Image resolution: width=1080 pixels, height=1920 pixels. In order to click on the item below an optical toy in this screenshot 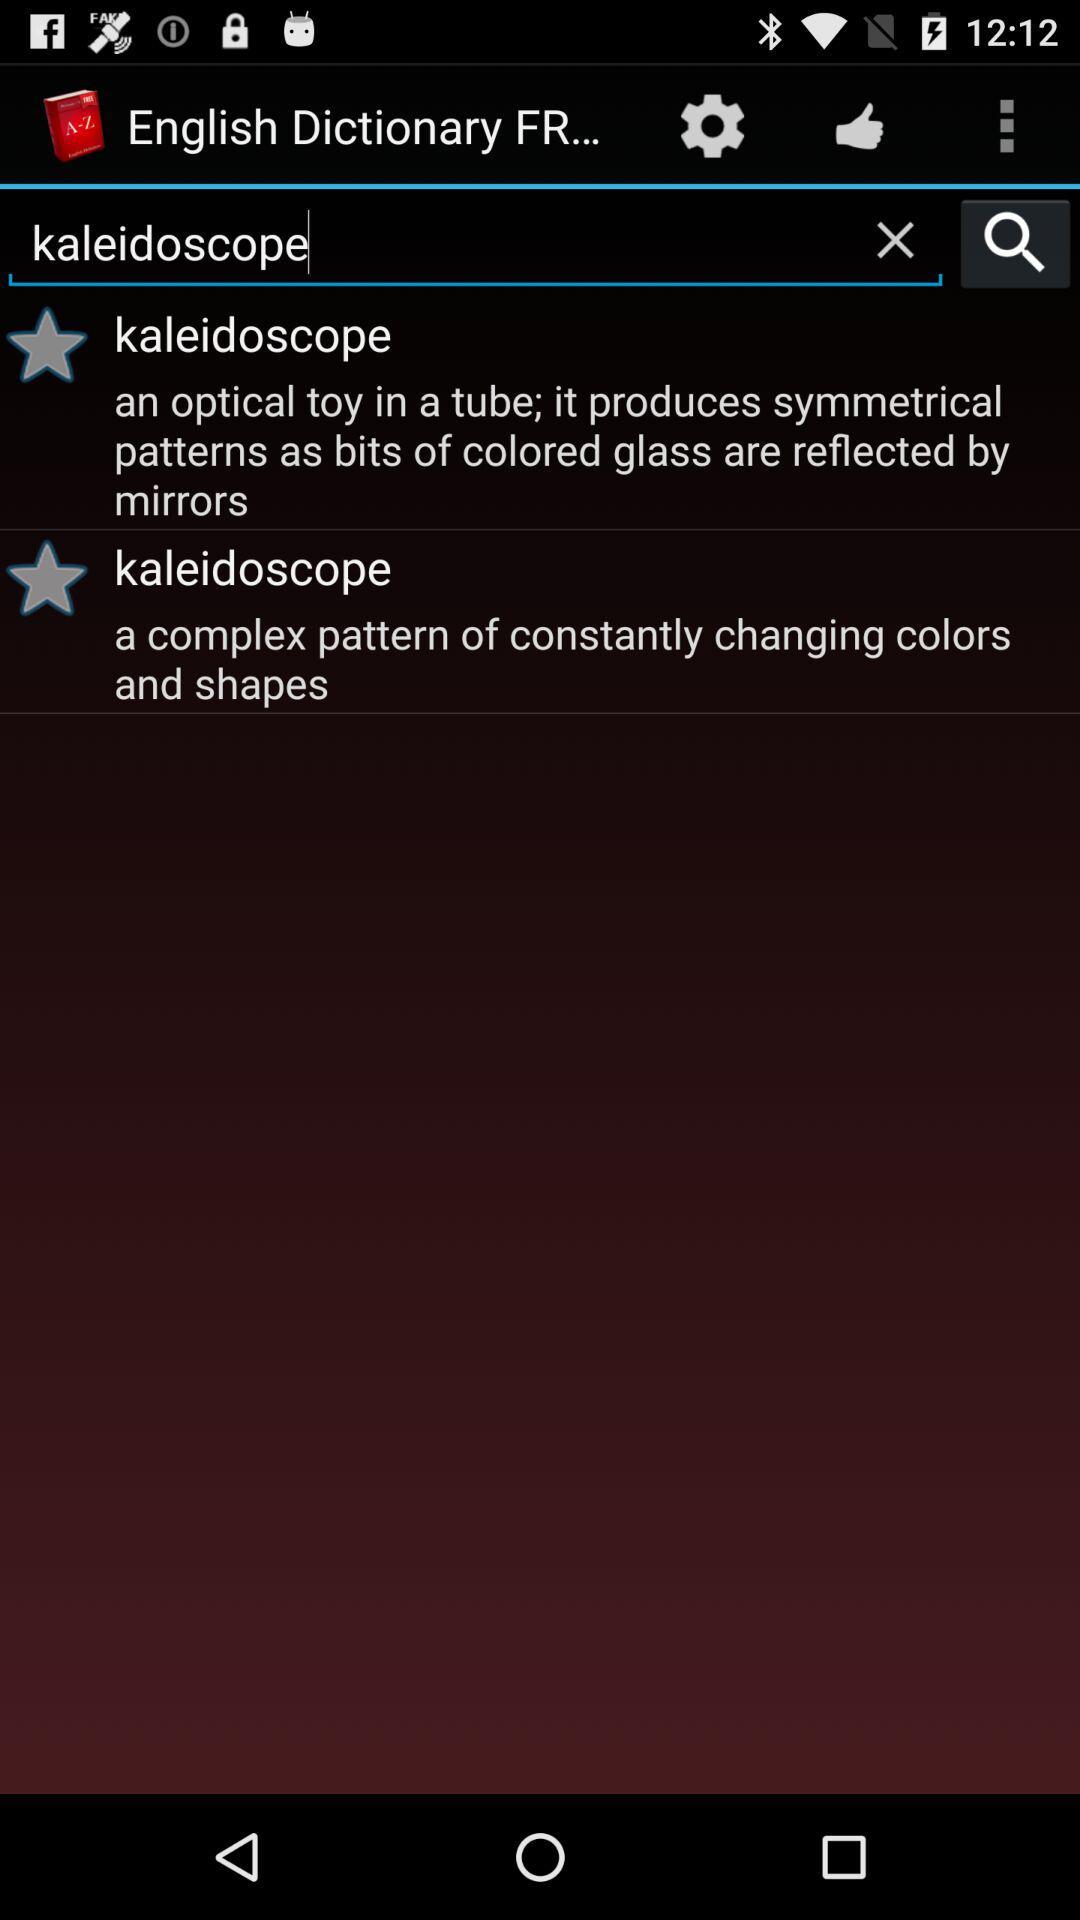, I will do `click(53, 576)`.